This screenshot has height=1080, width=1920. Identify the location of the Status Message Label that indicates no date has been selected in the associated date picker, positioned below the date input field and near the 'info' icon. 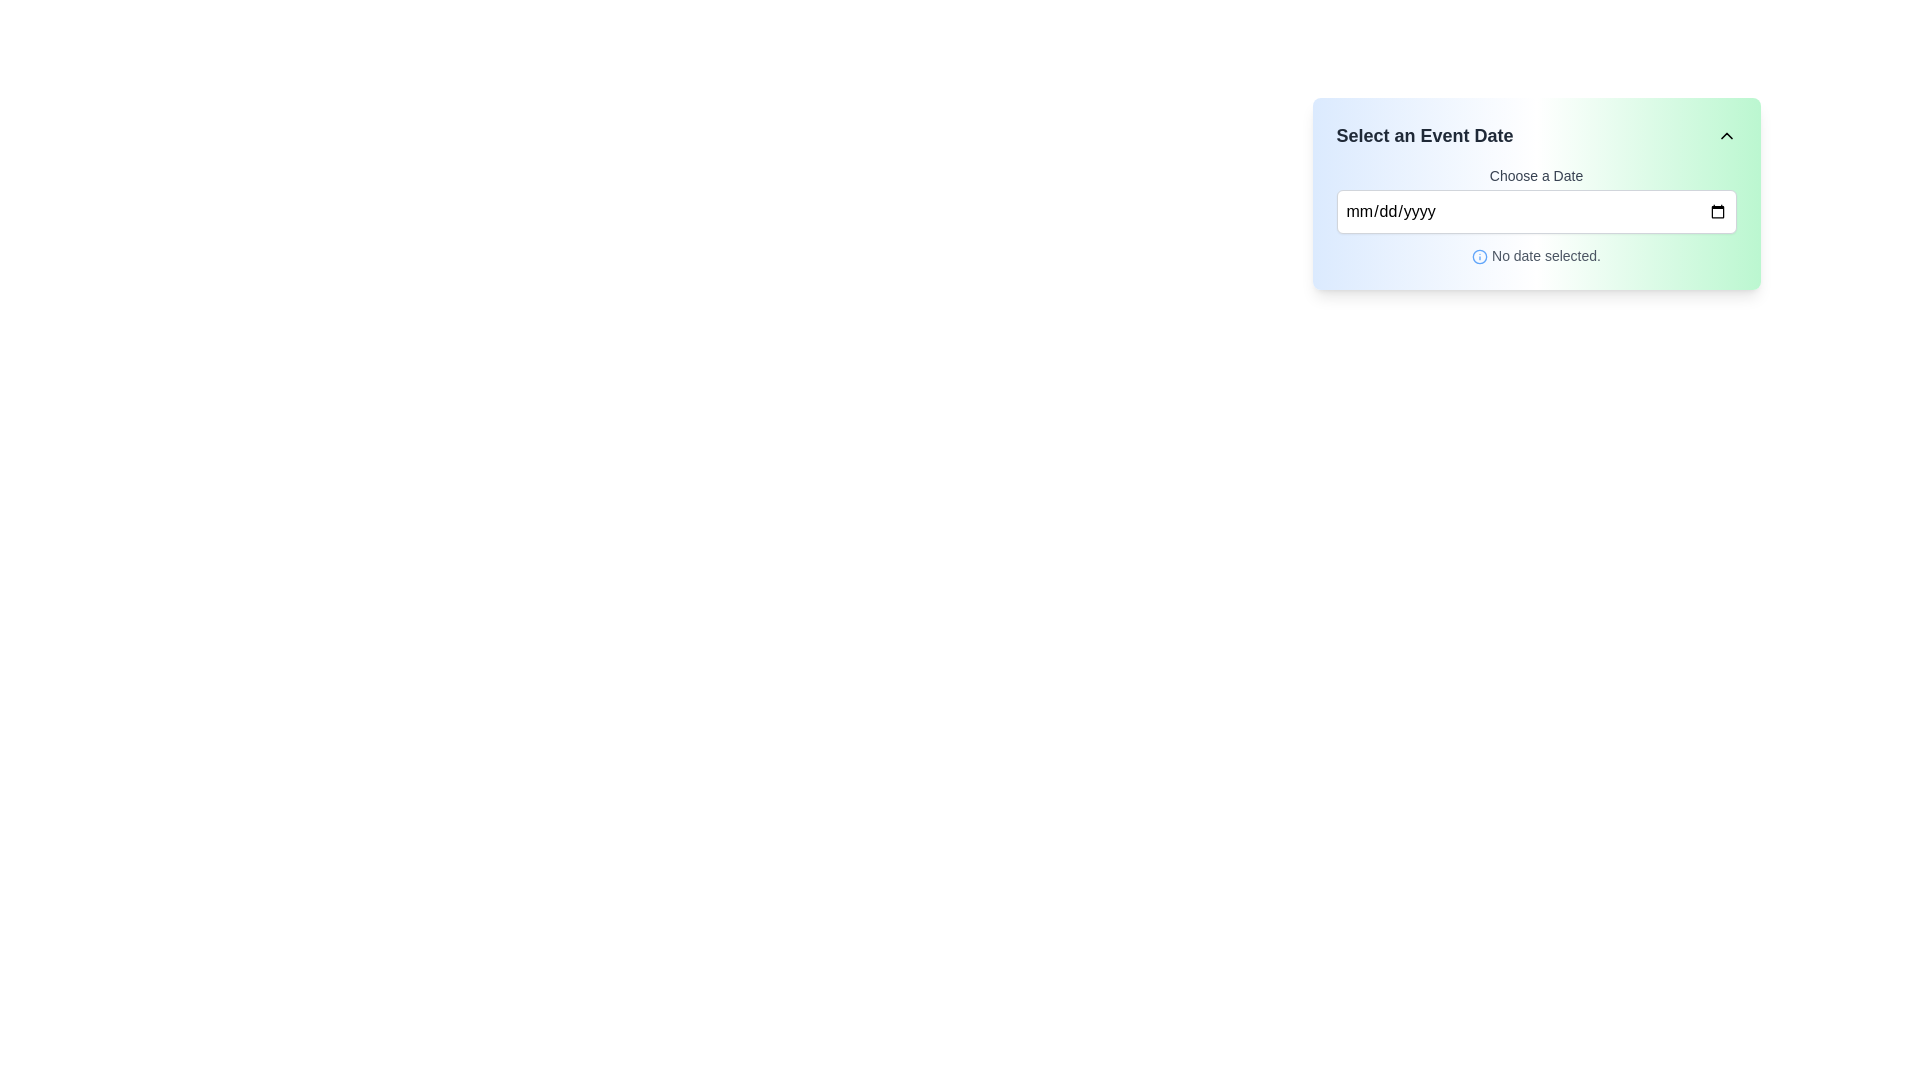
(1545, 254).